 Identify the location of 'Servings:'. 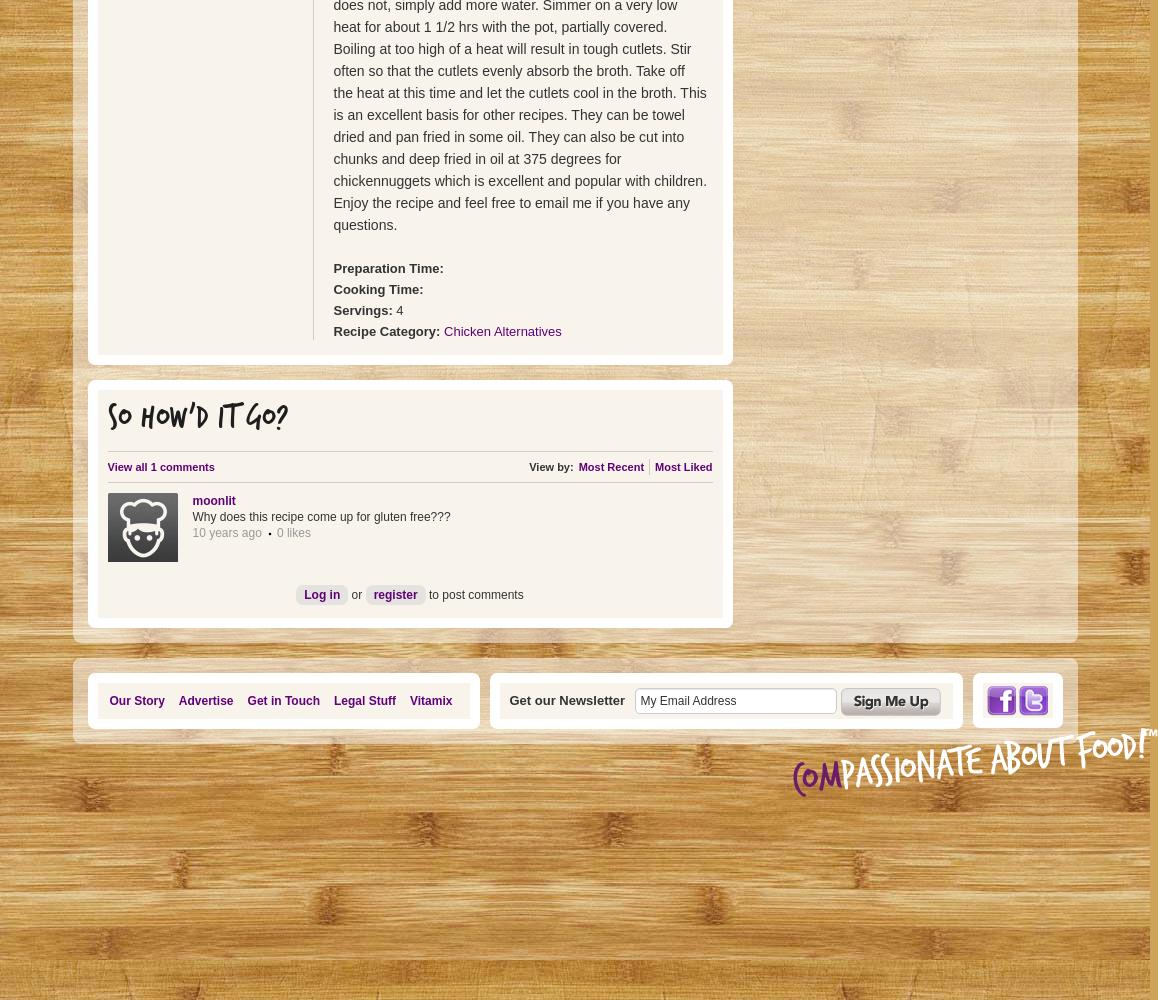
(363, 310).